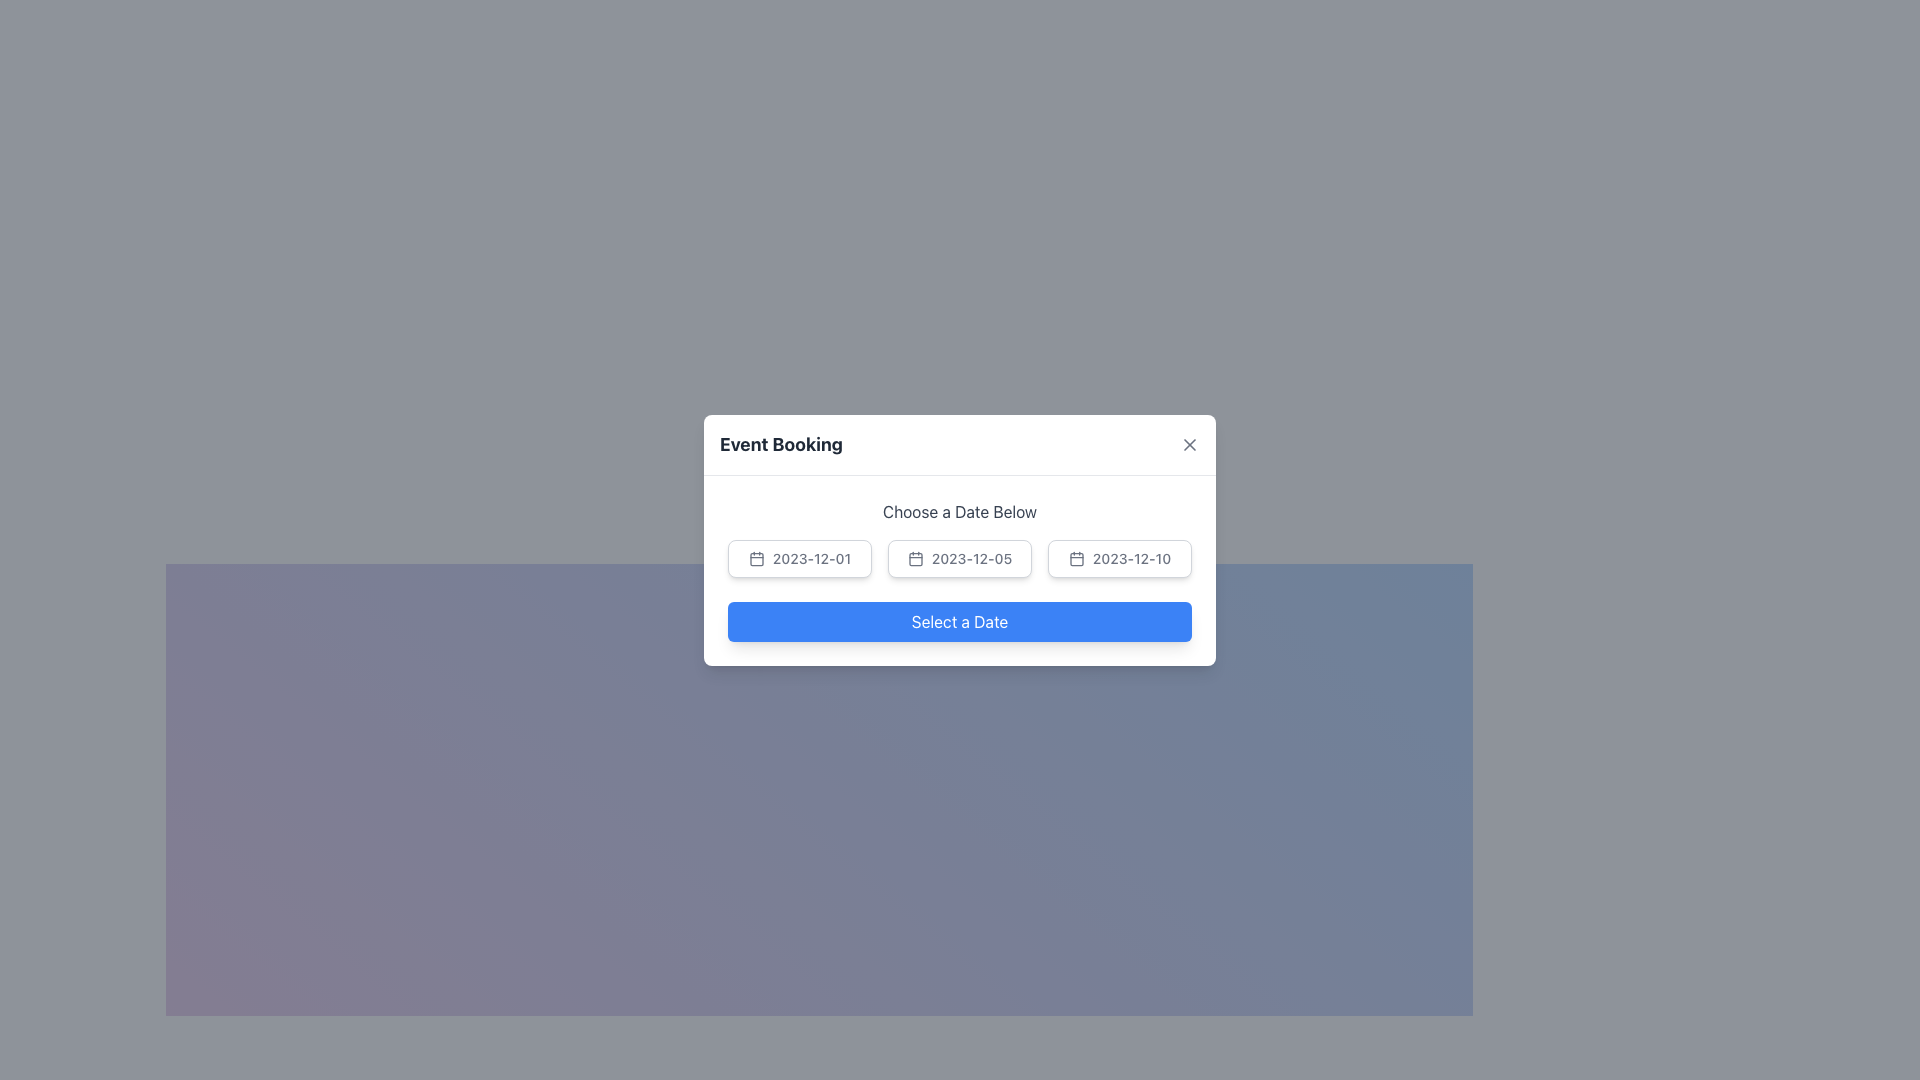 The image size is (1920, 1080). I want to click on the rounded rectangle icon located within the calendar-like icon, which is used for selecting dates, positioned centrally in the middle date-selection button below 'Choose a Date Below', so click(914, 559).